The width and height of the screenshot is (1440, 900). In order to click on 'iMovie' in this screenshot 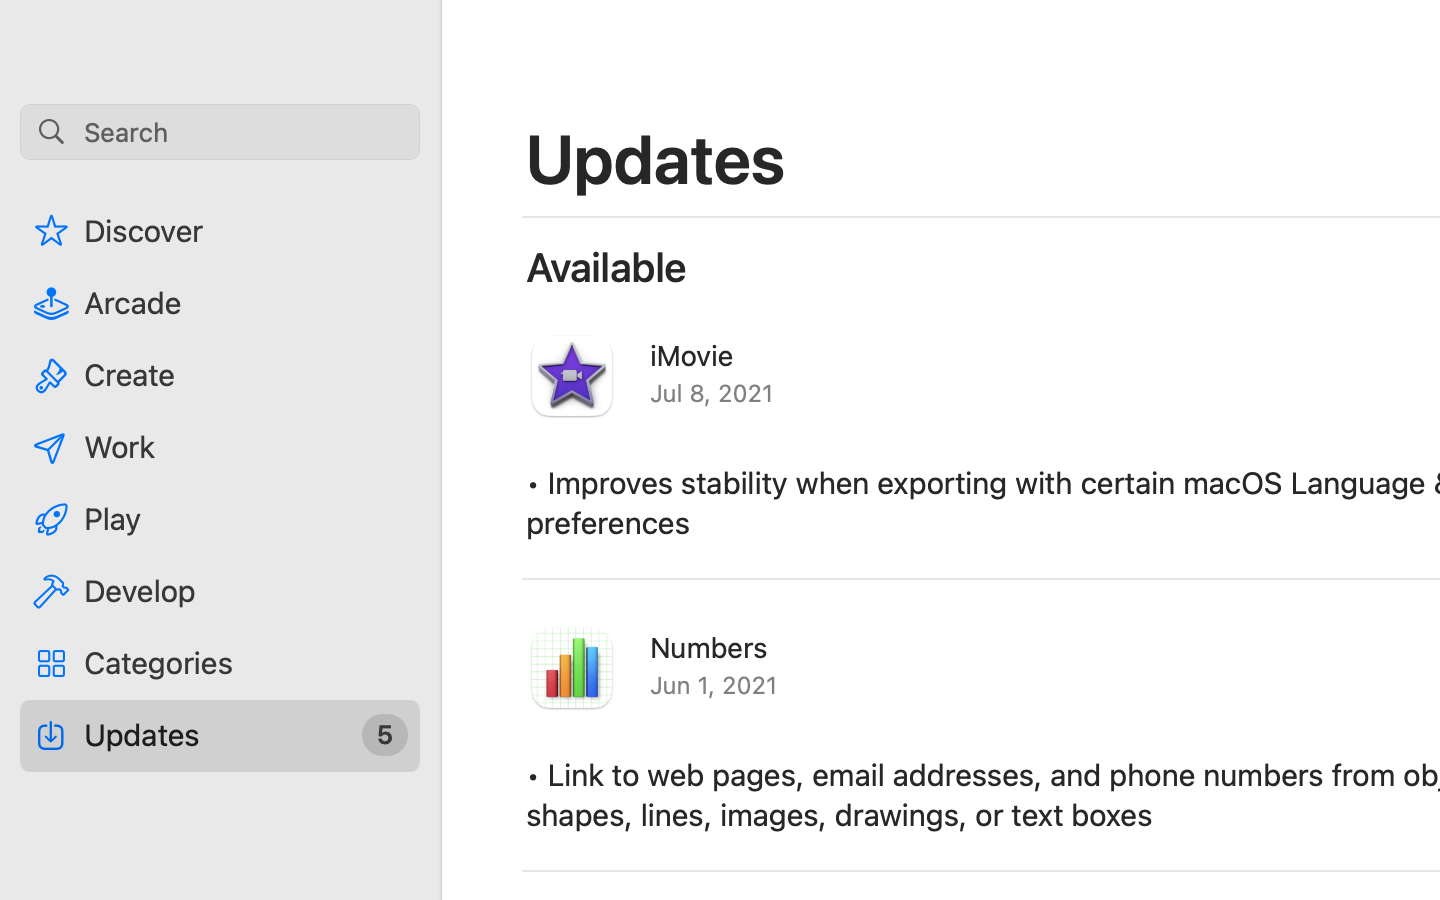, I will do `click(692, 354)`.